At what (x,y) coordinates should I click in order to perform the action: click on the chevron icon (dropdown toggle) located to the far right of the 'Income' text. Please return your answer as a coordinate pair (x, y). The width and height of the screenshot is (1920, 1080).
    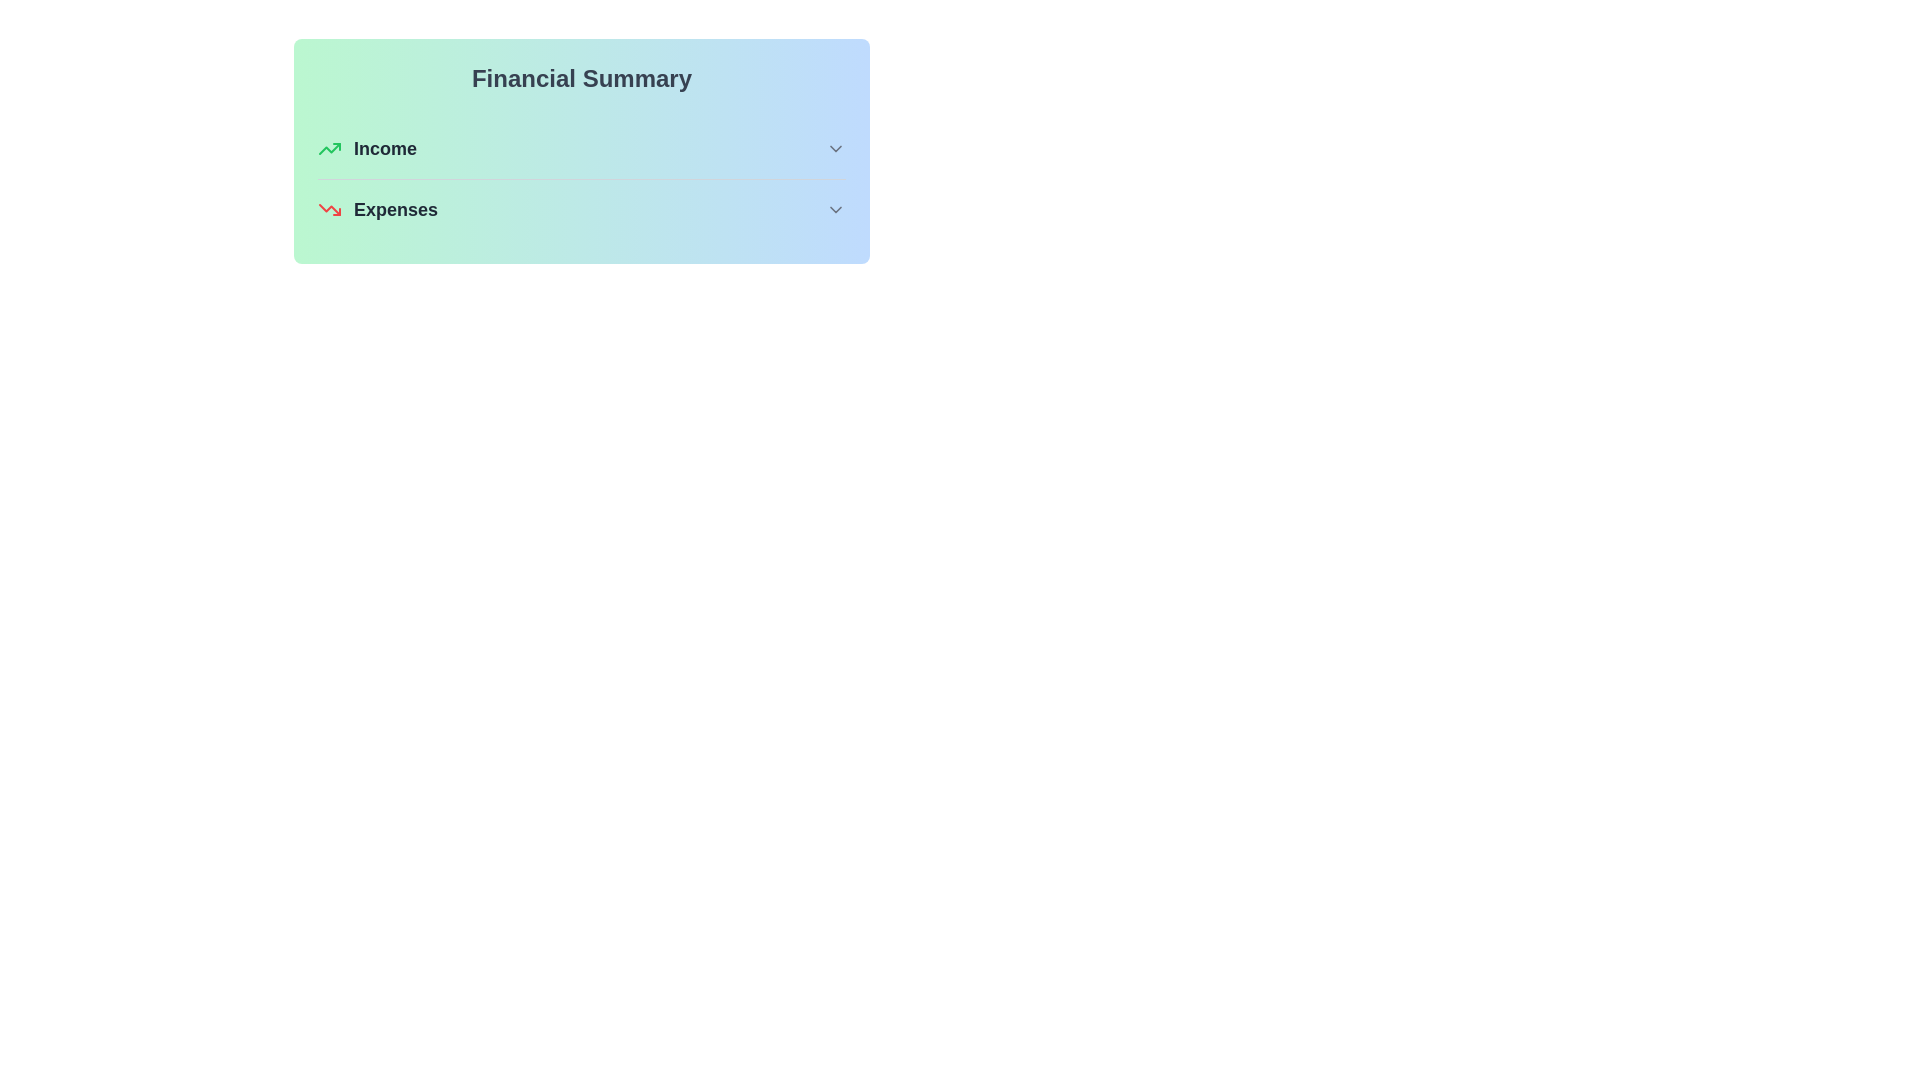
    Looking at the image, I should click on (835, 148).